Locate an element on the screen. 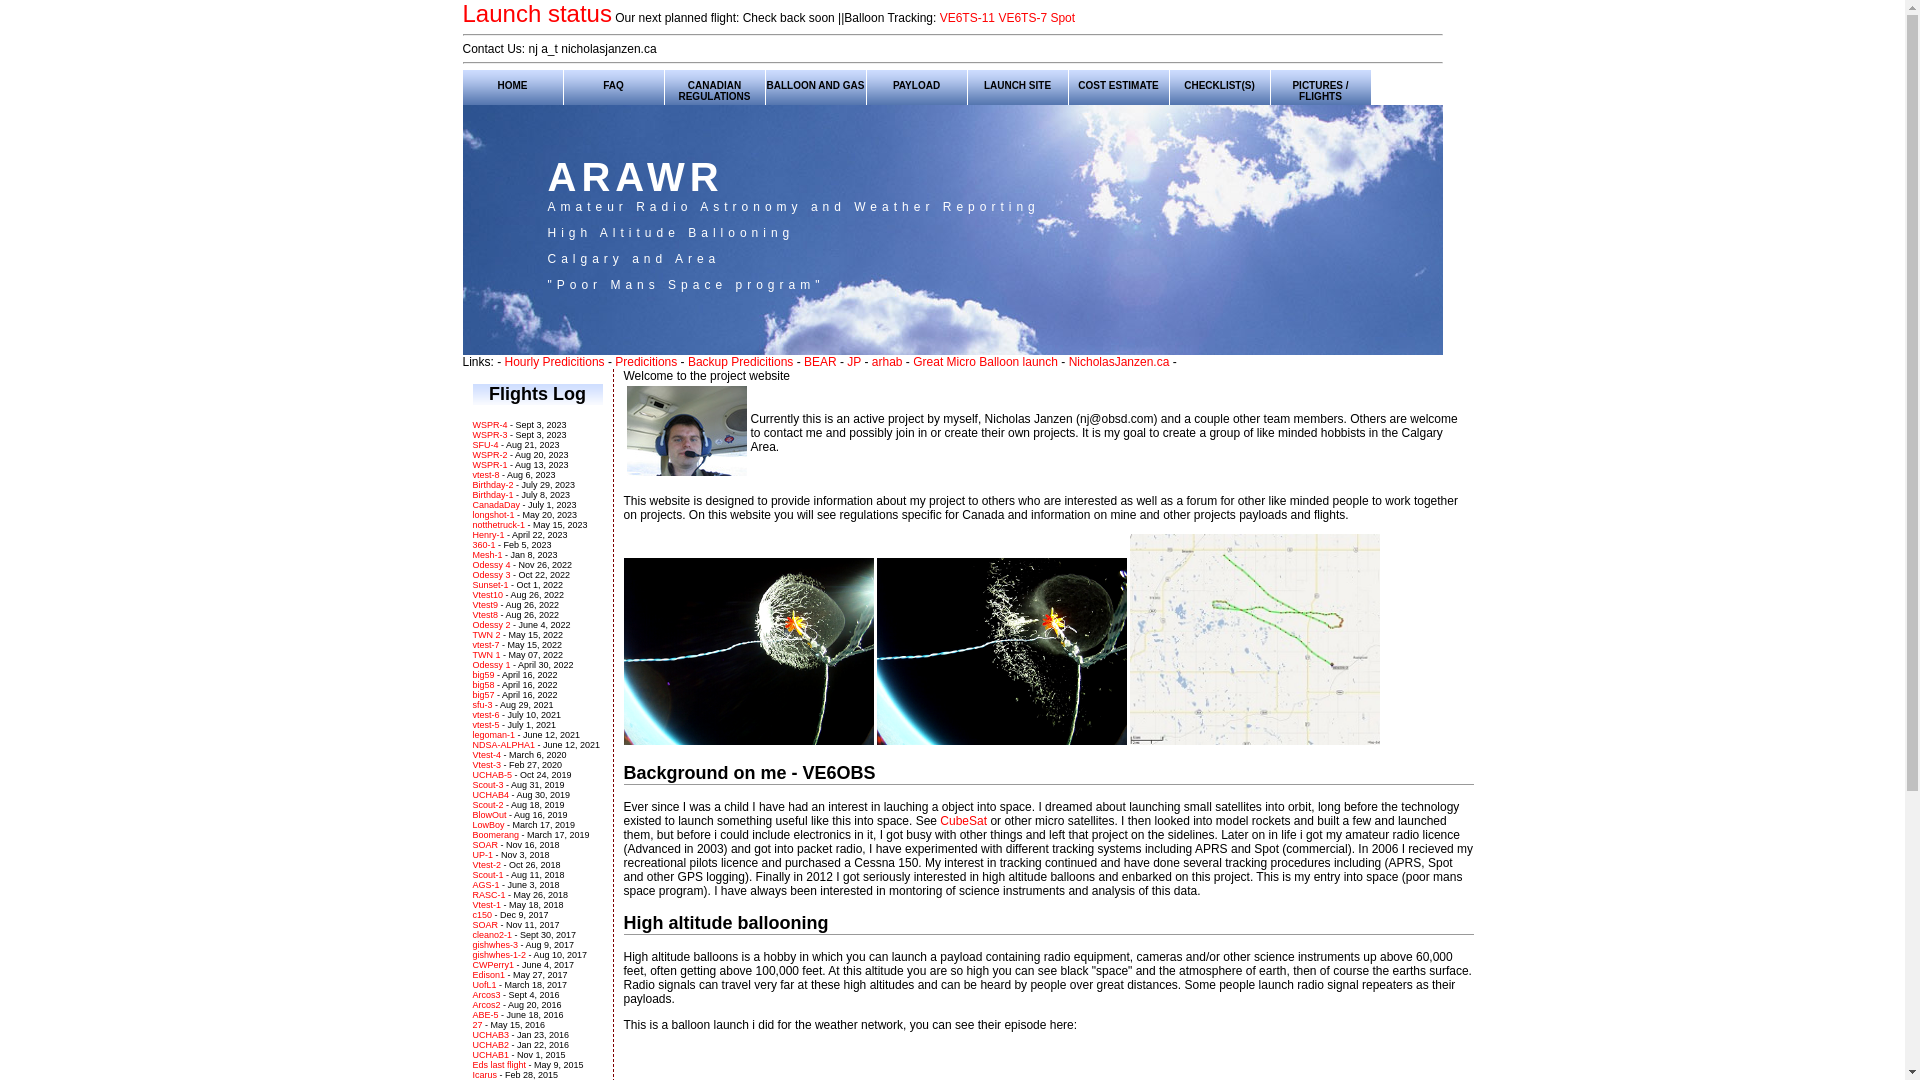 The height and width of the screenshot is (1080, 1920). 'Arcos3' is located at coordinates (487, 995).